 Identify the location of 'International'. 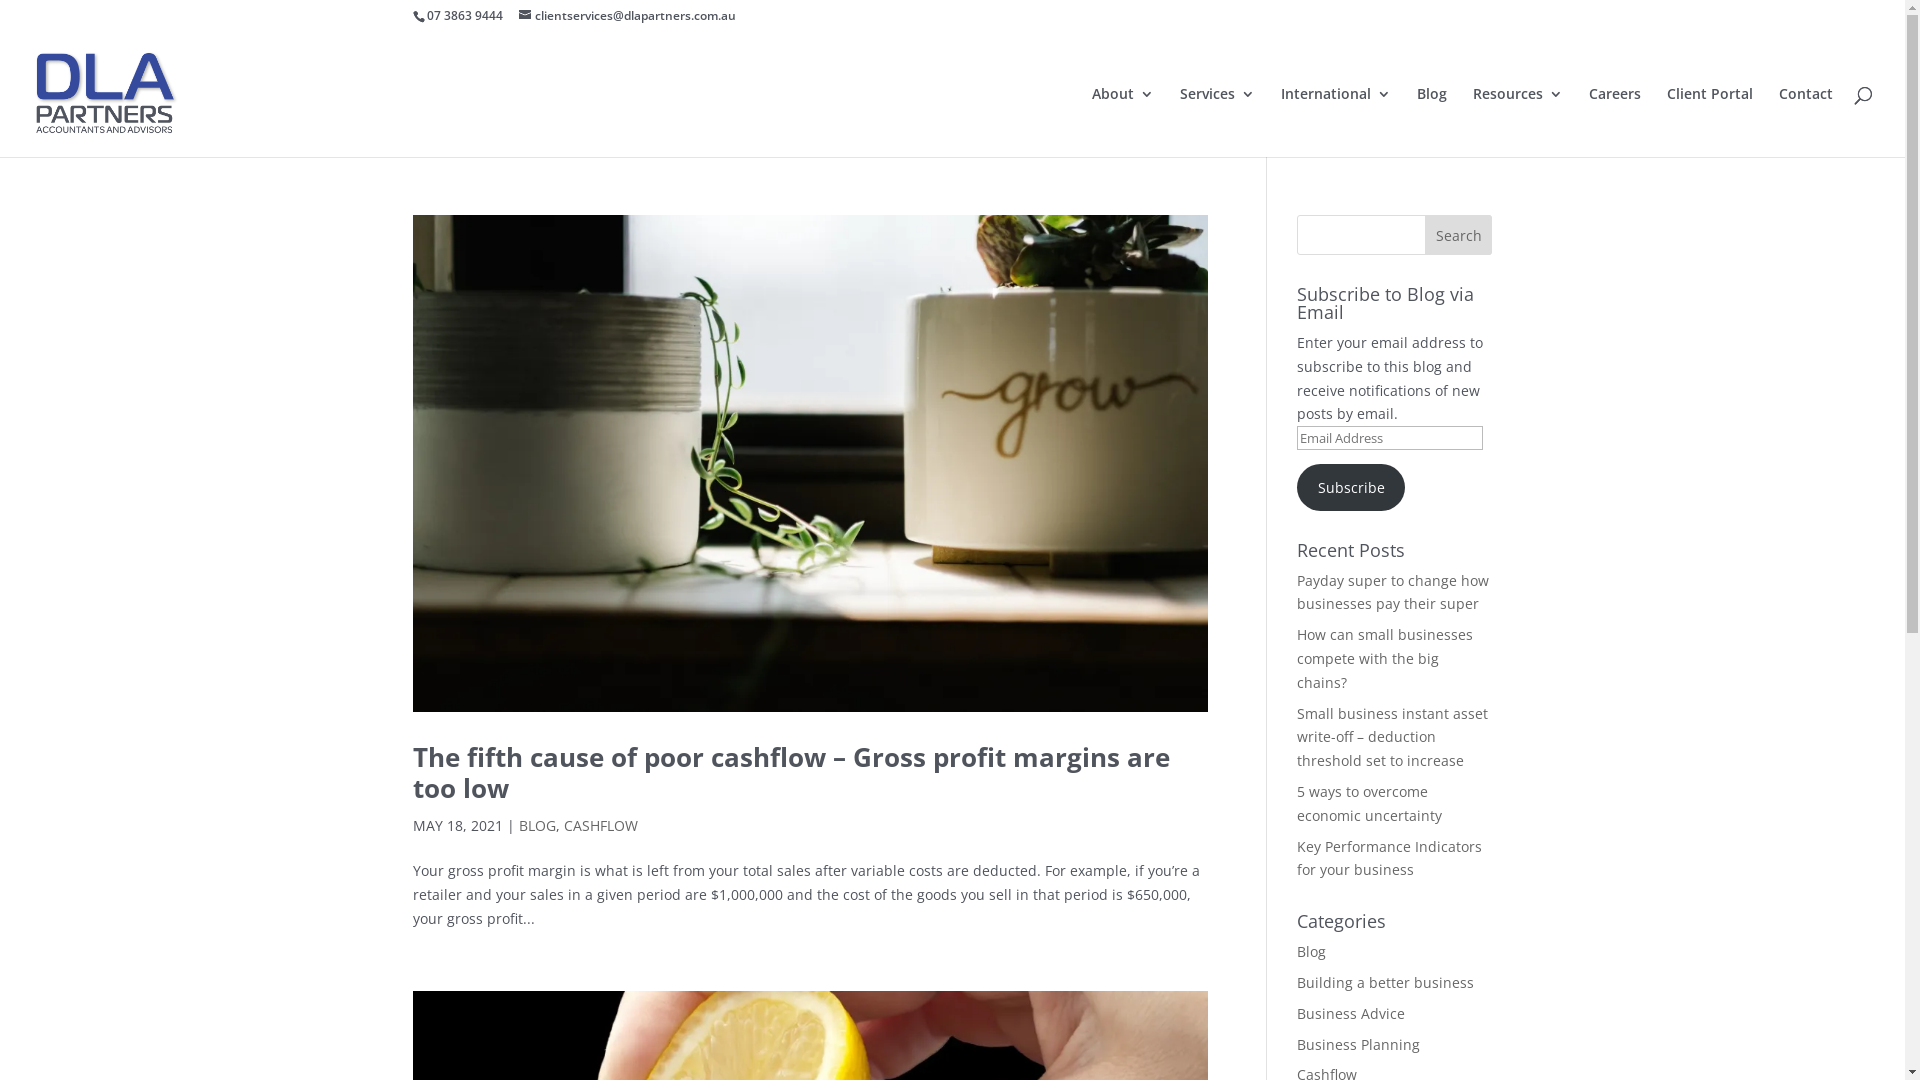
(1281, 122).